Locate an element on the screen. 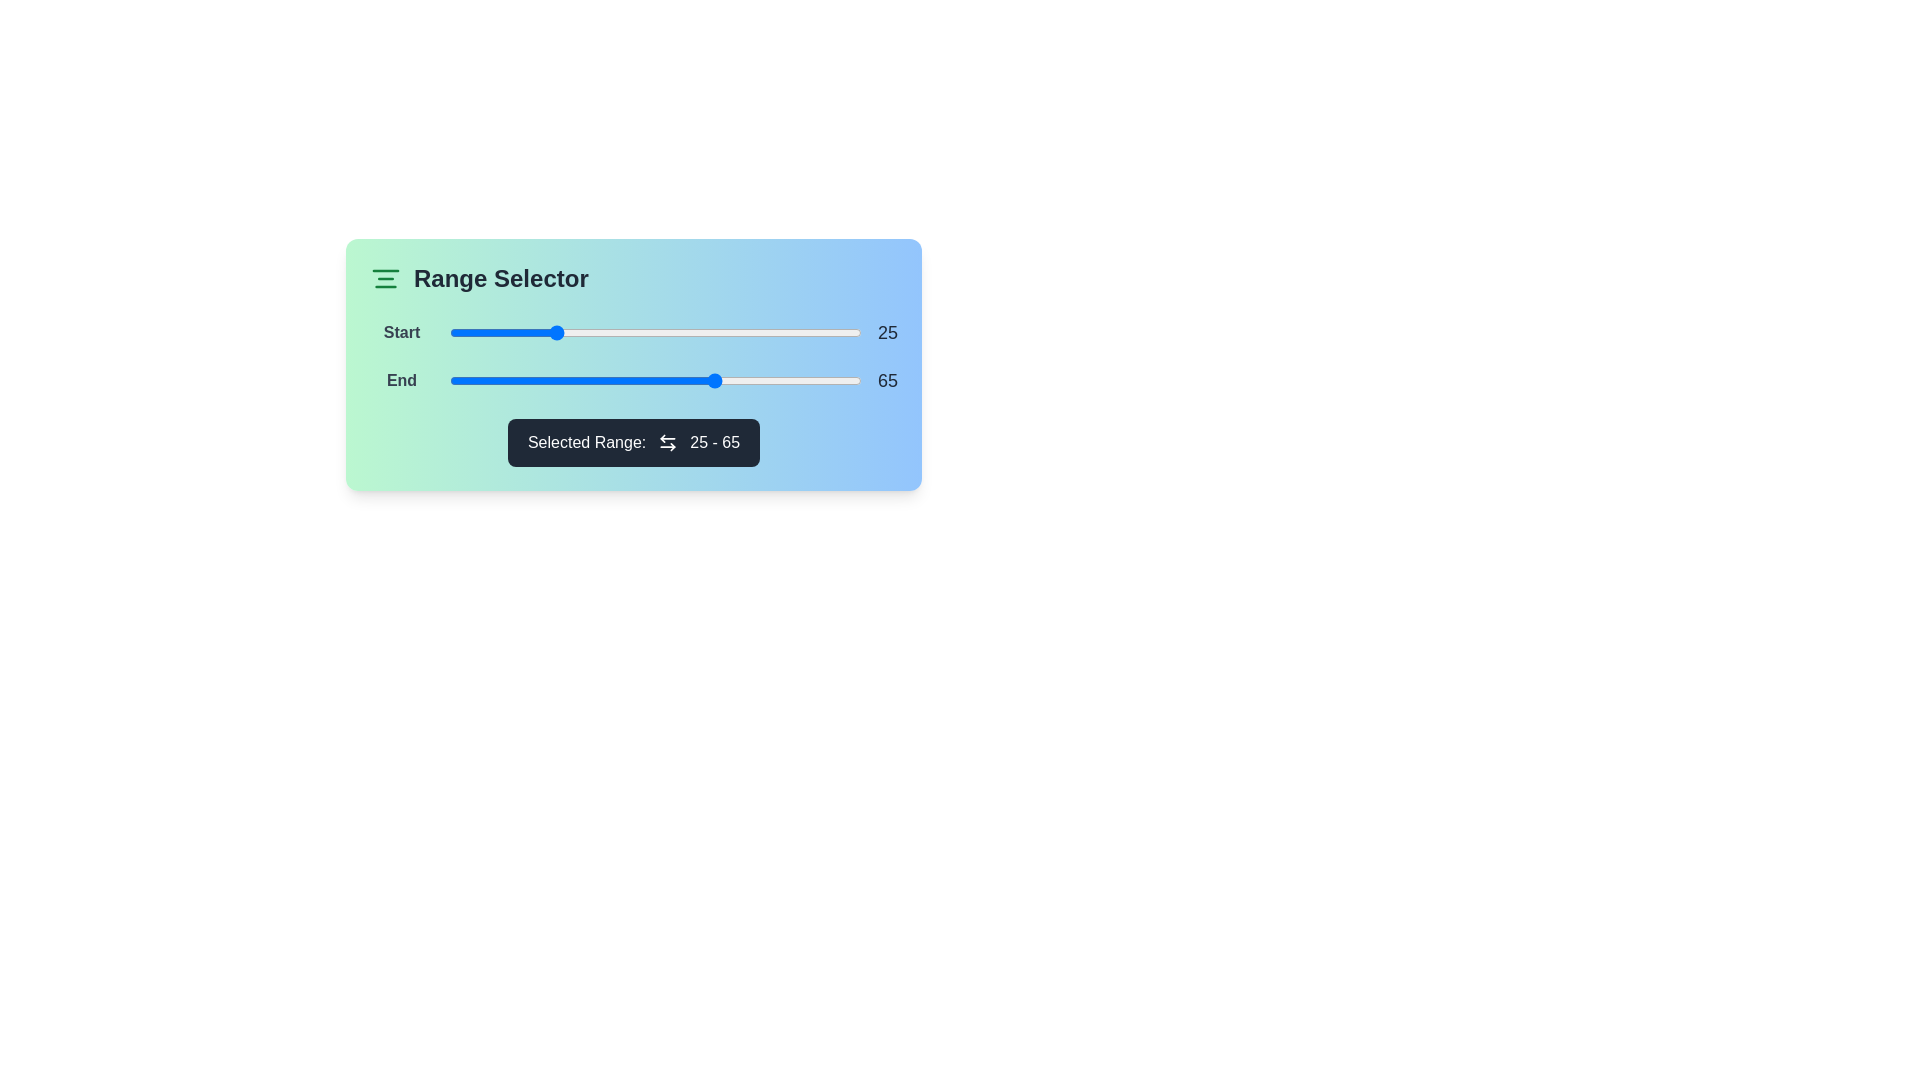 This screenshot has height=1080, width=1920. the start range slider to 16 is located at coordinates (515, 331).